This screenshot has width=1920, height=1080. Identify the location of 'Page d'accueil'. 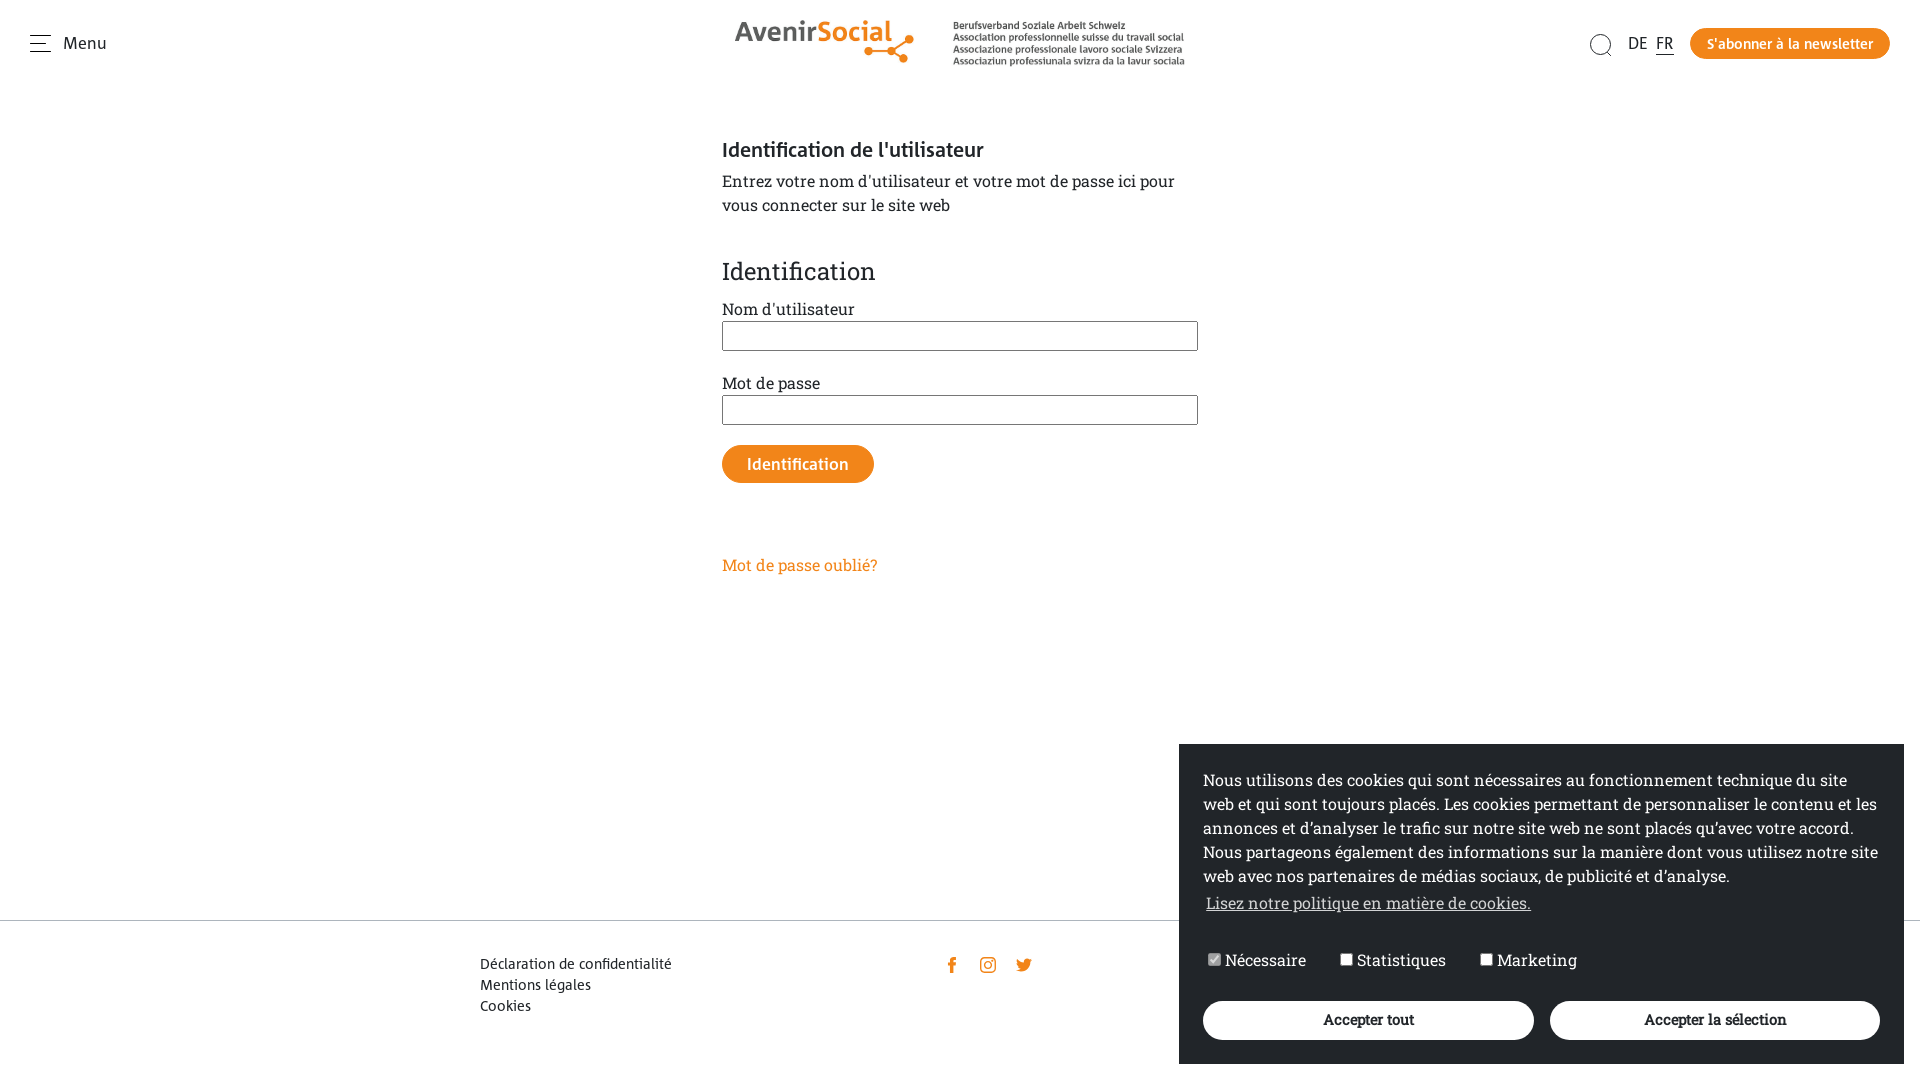
(960, 43).